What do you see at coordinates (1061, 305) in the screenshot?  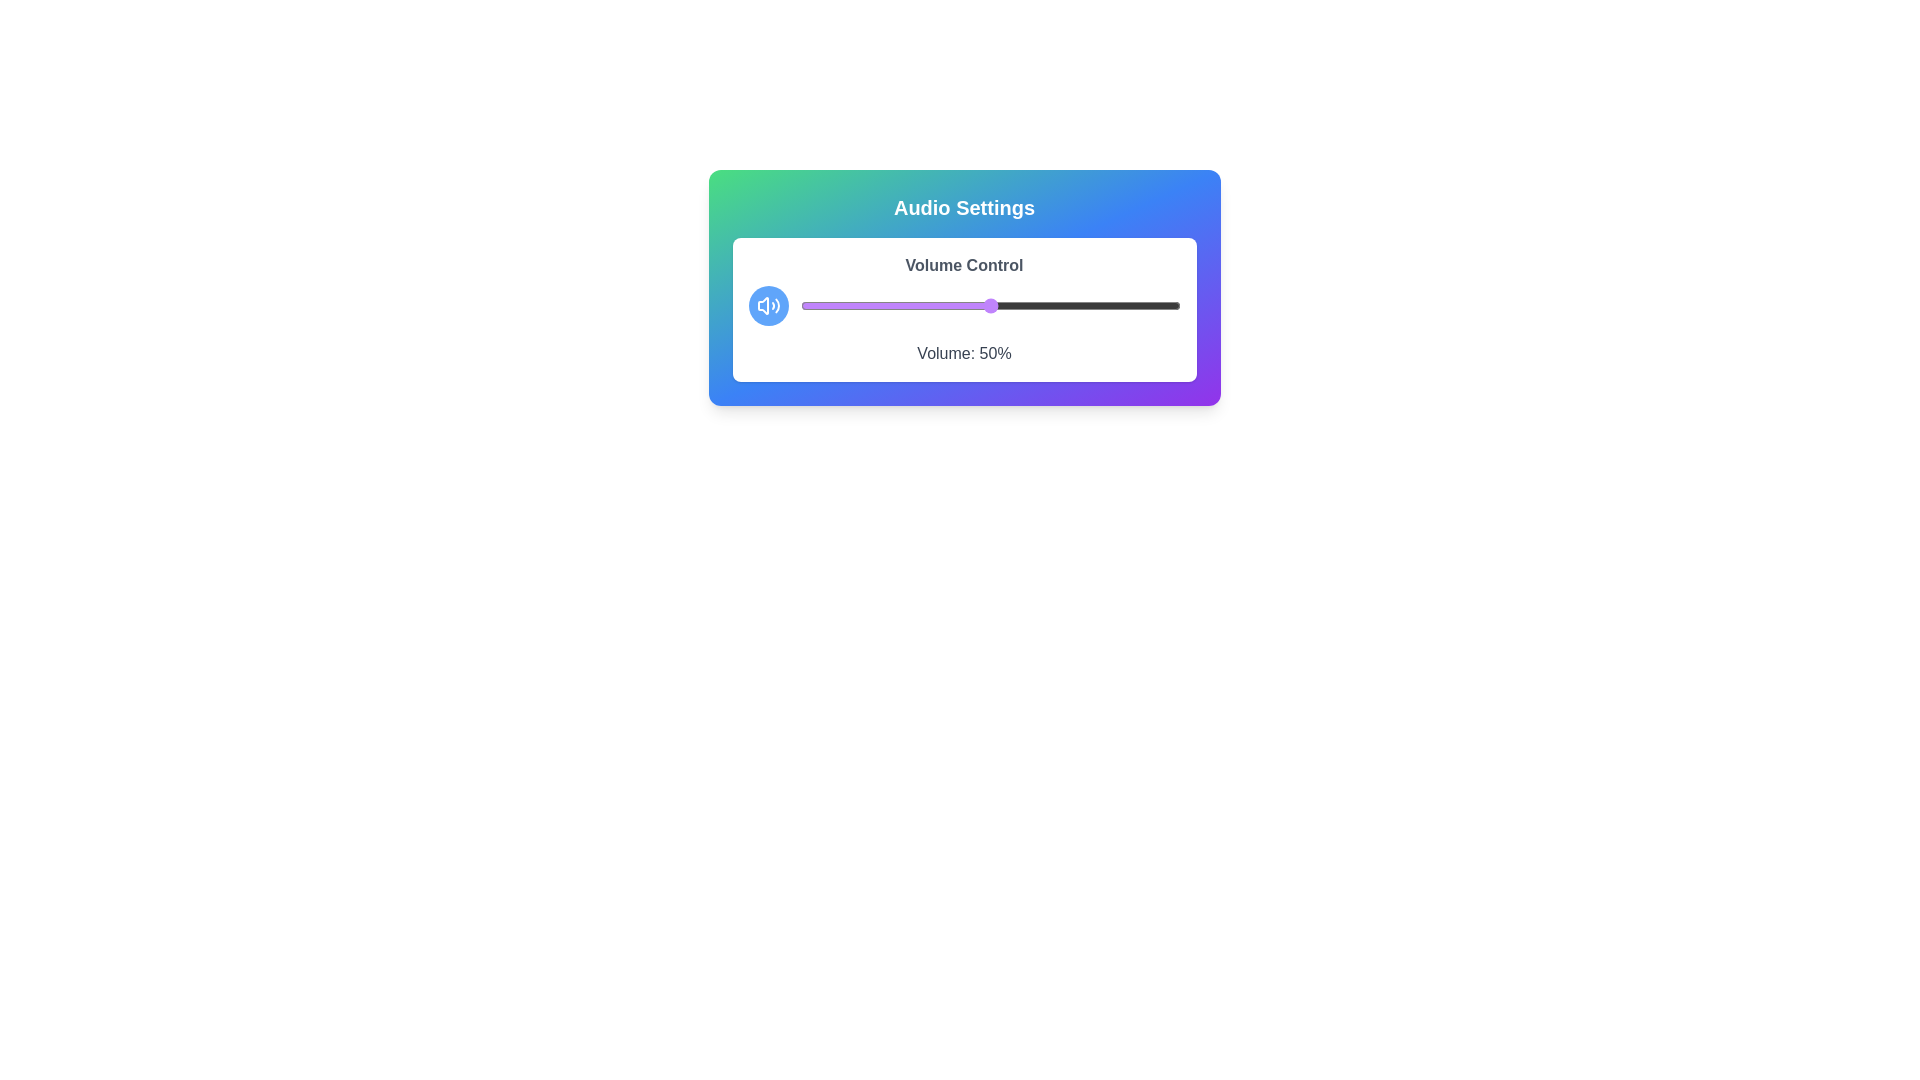 I see `volume slider` at bounding box center [1061, 305].